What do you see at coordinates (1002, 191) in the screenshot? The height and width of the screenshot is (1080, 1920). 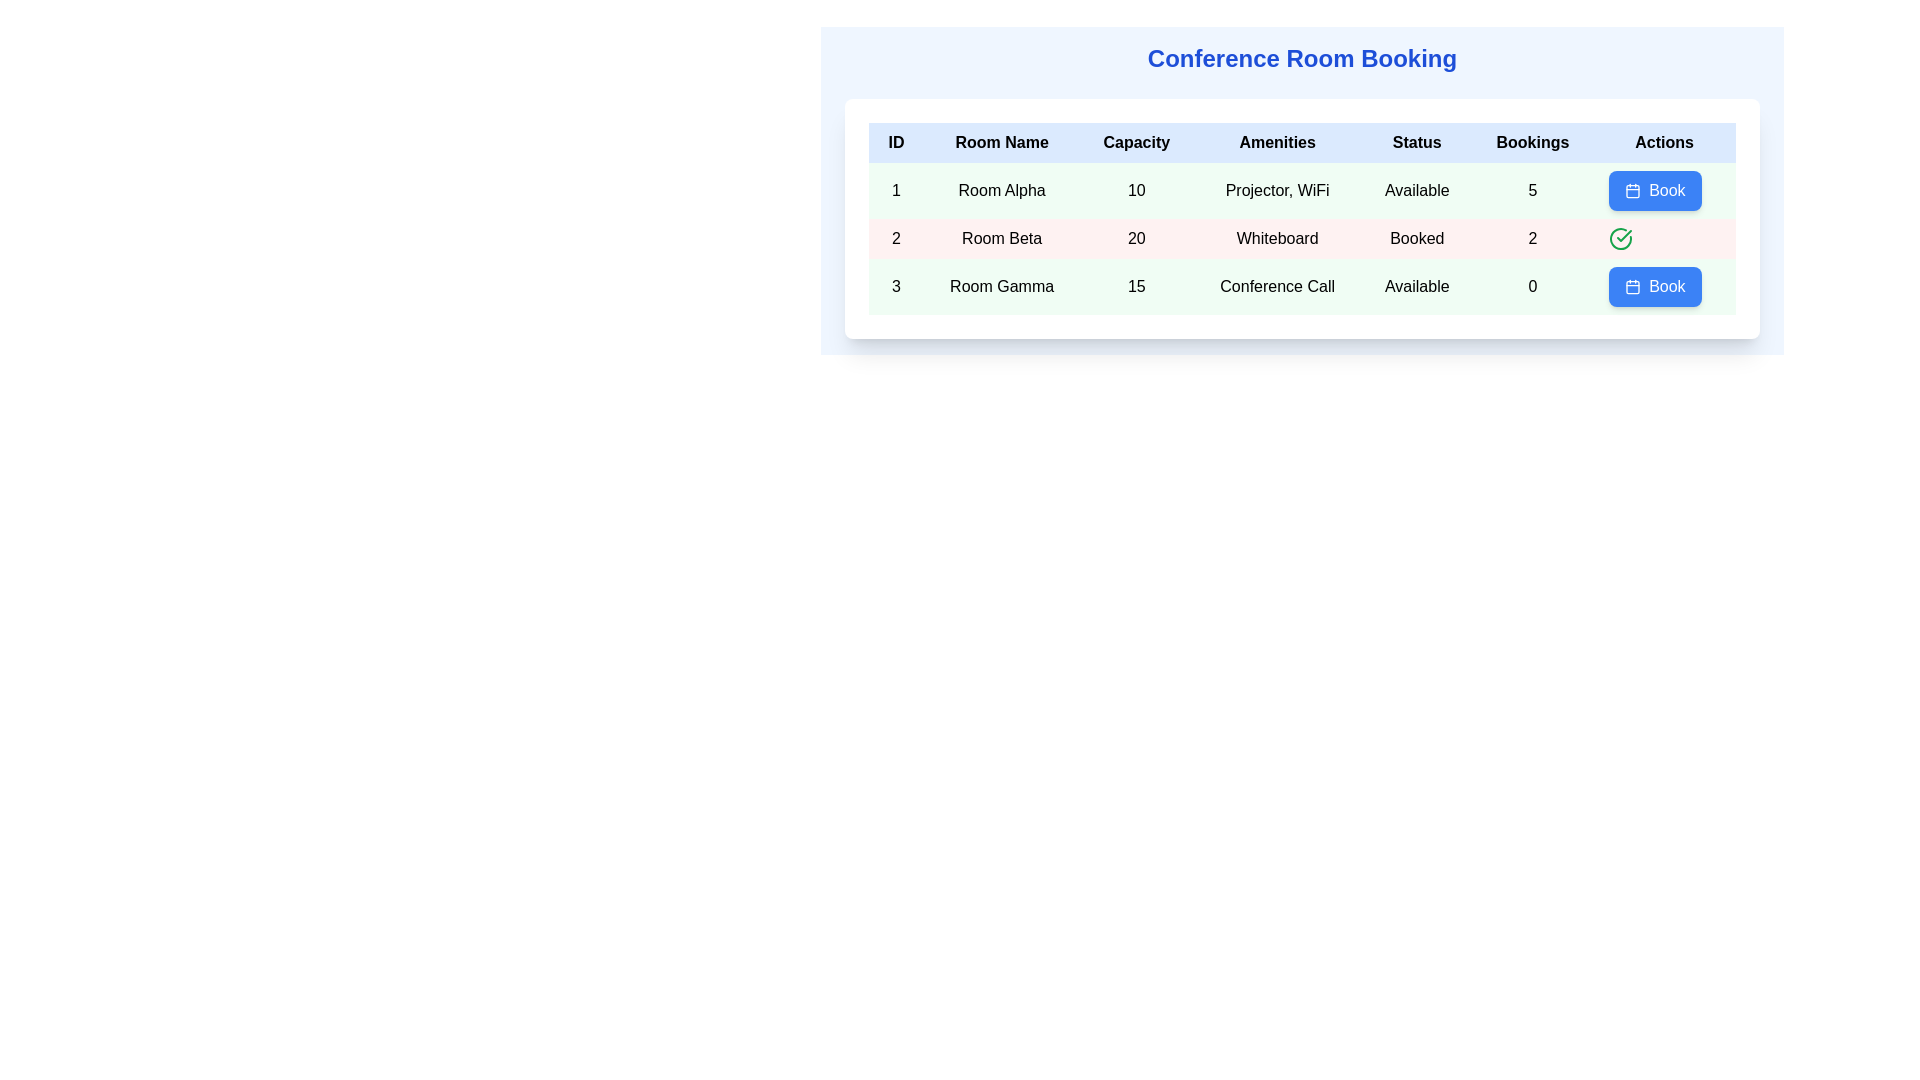 I see `the text label in the first row of the table under the 'Room Name' column, which indicates the name of the room` at bounding box center [1002, 191].